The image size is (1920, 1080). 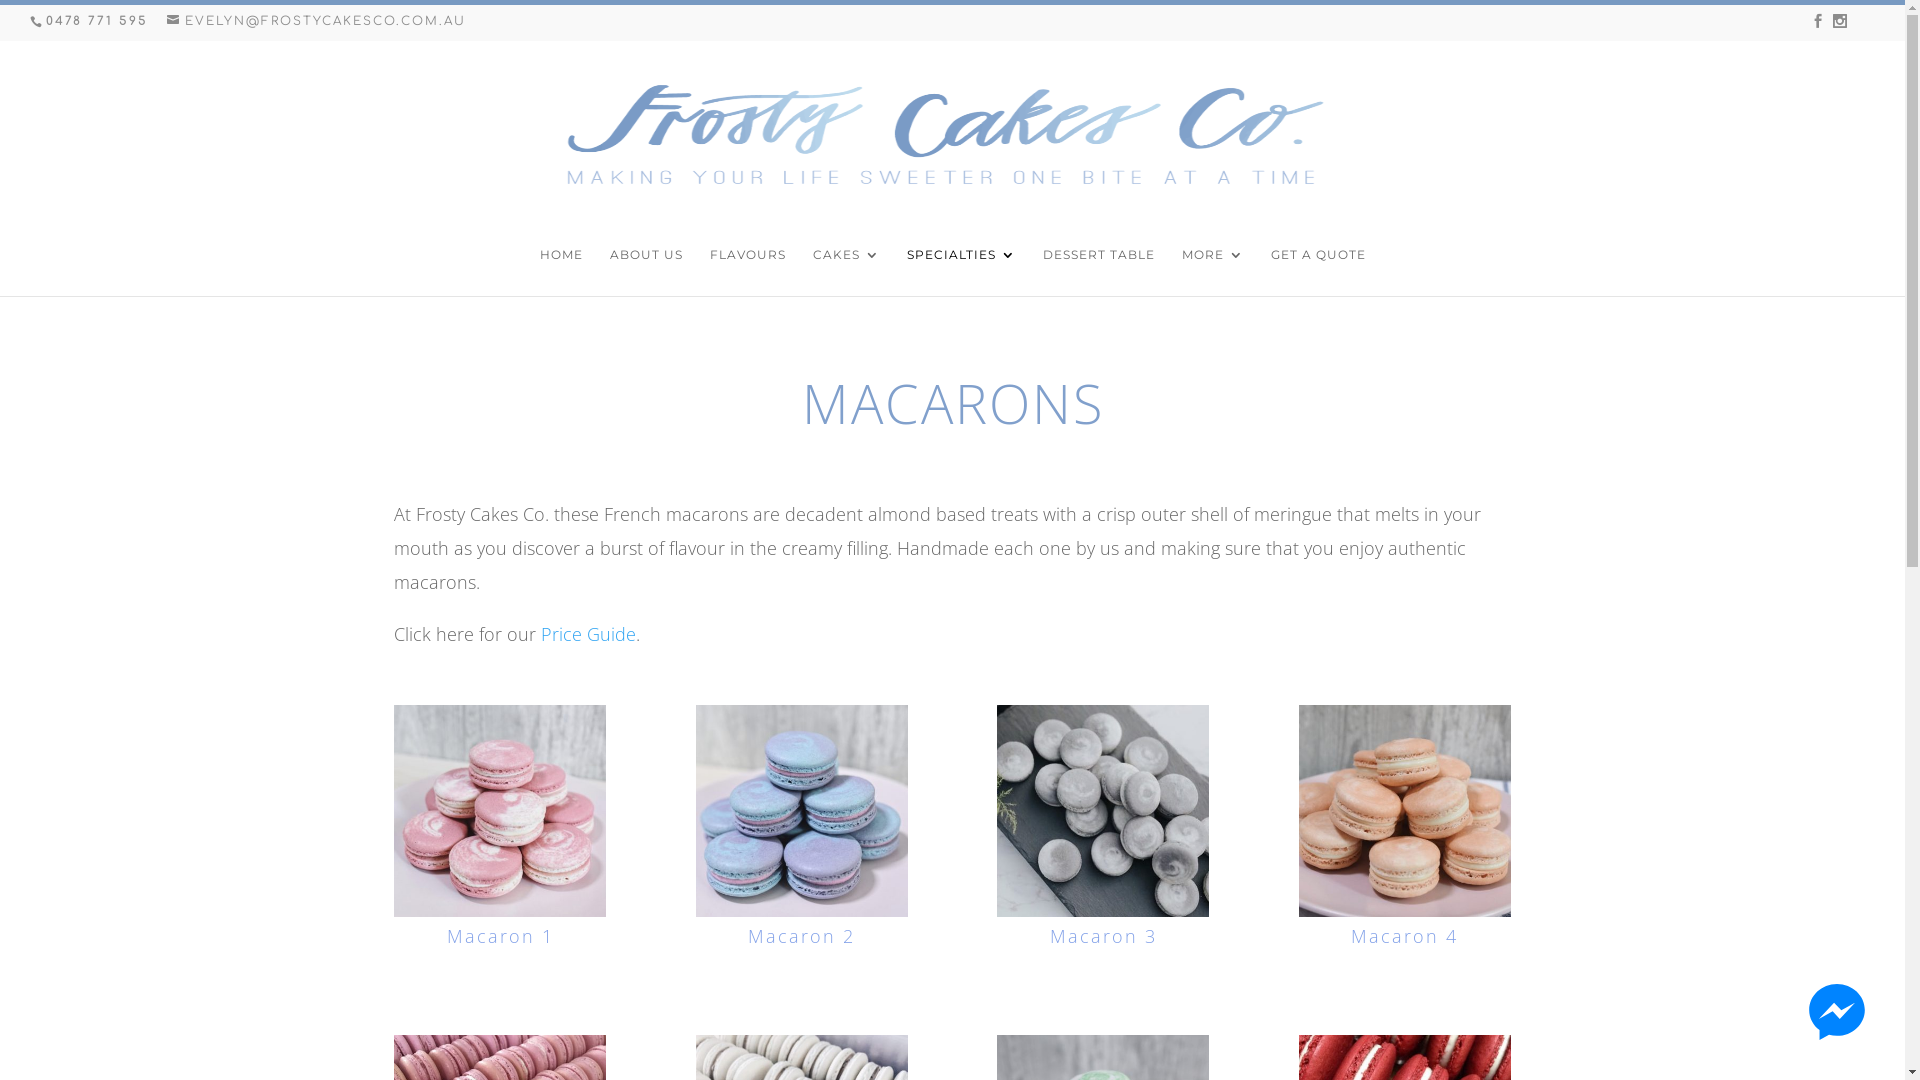 What do you see at coordinates (646, 272) in the screenshot?
I see `'ABOUT US'` at bounding box center [646, 272].